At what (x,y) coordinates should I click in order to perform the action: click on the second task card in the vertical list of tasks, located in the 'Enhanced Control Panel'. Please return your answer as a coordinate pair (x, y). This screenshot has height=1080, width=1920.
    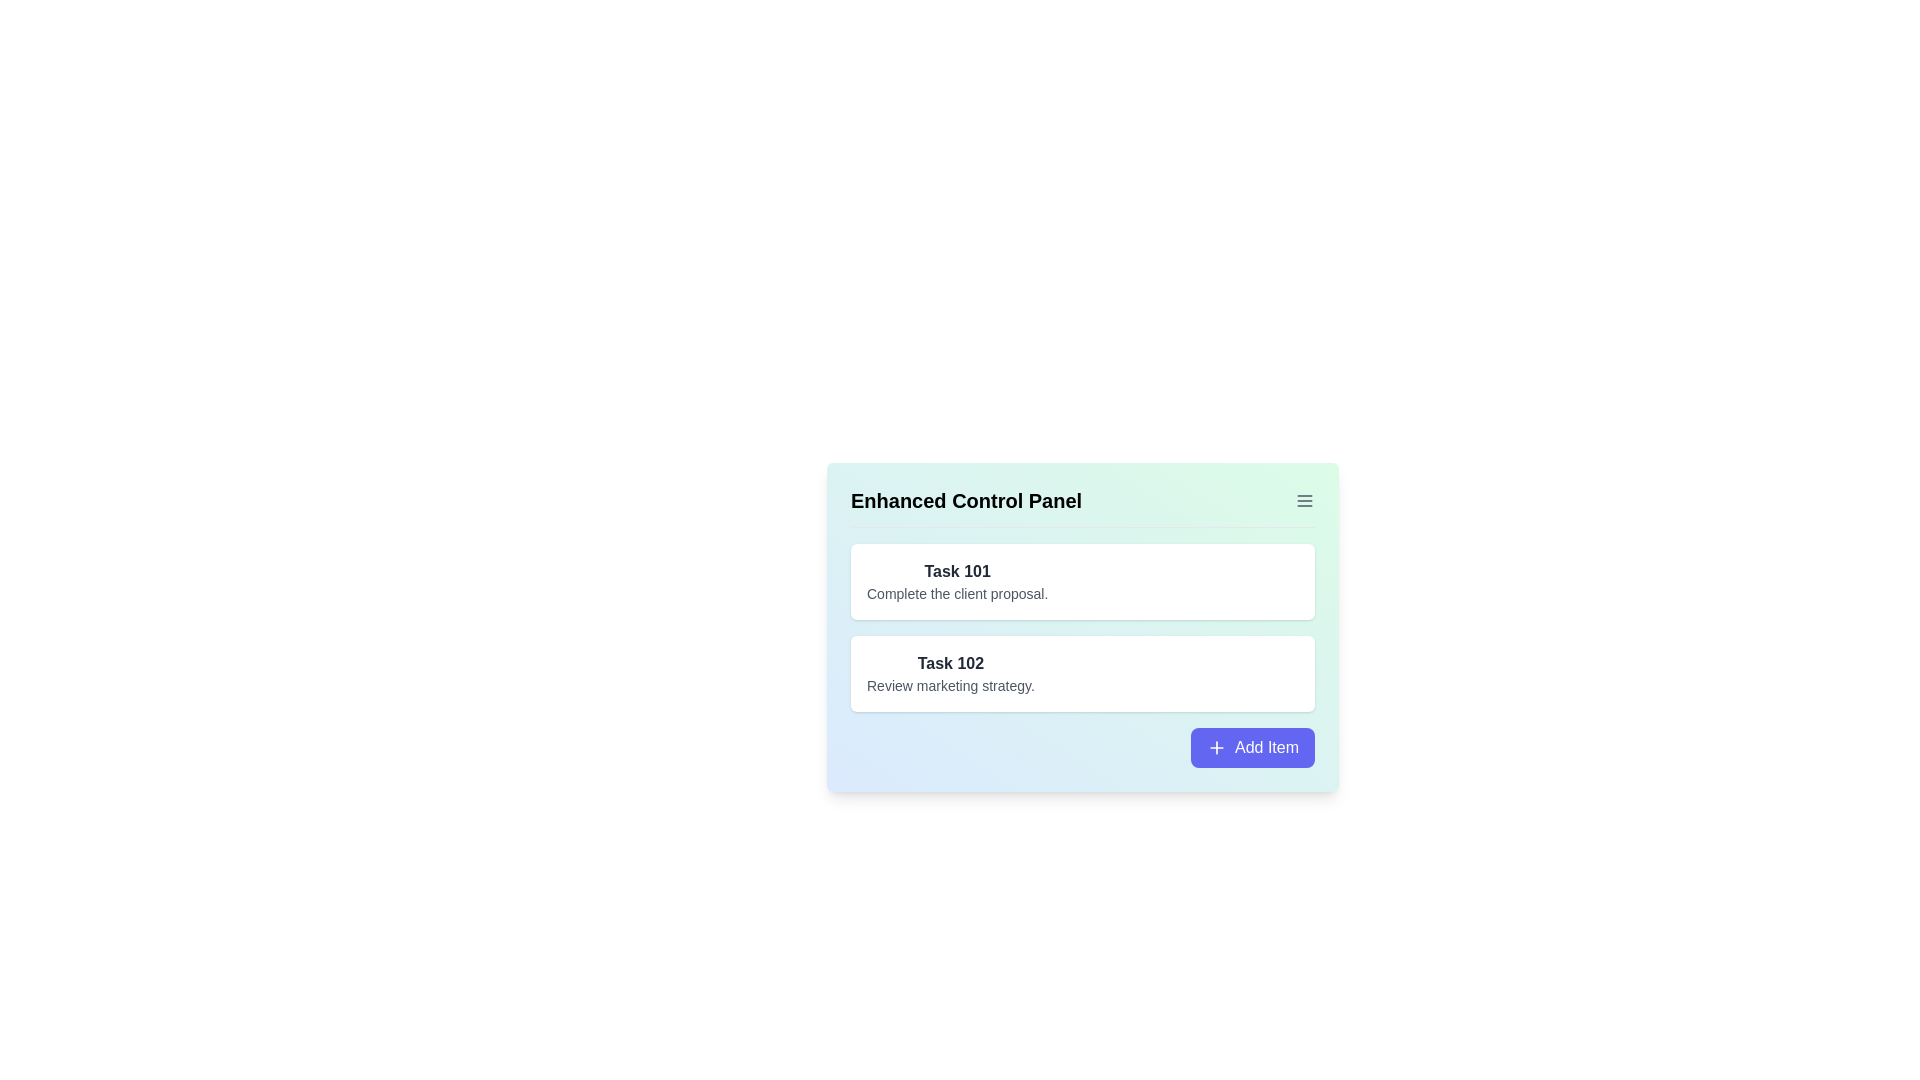
    Looking at the image, I should click on (1082, 674).